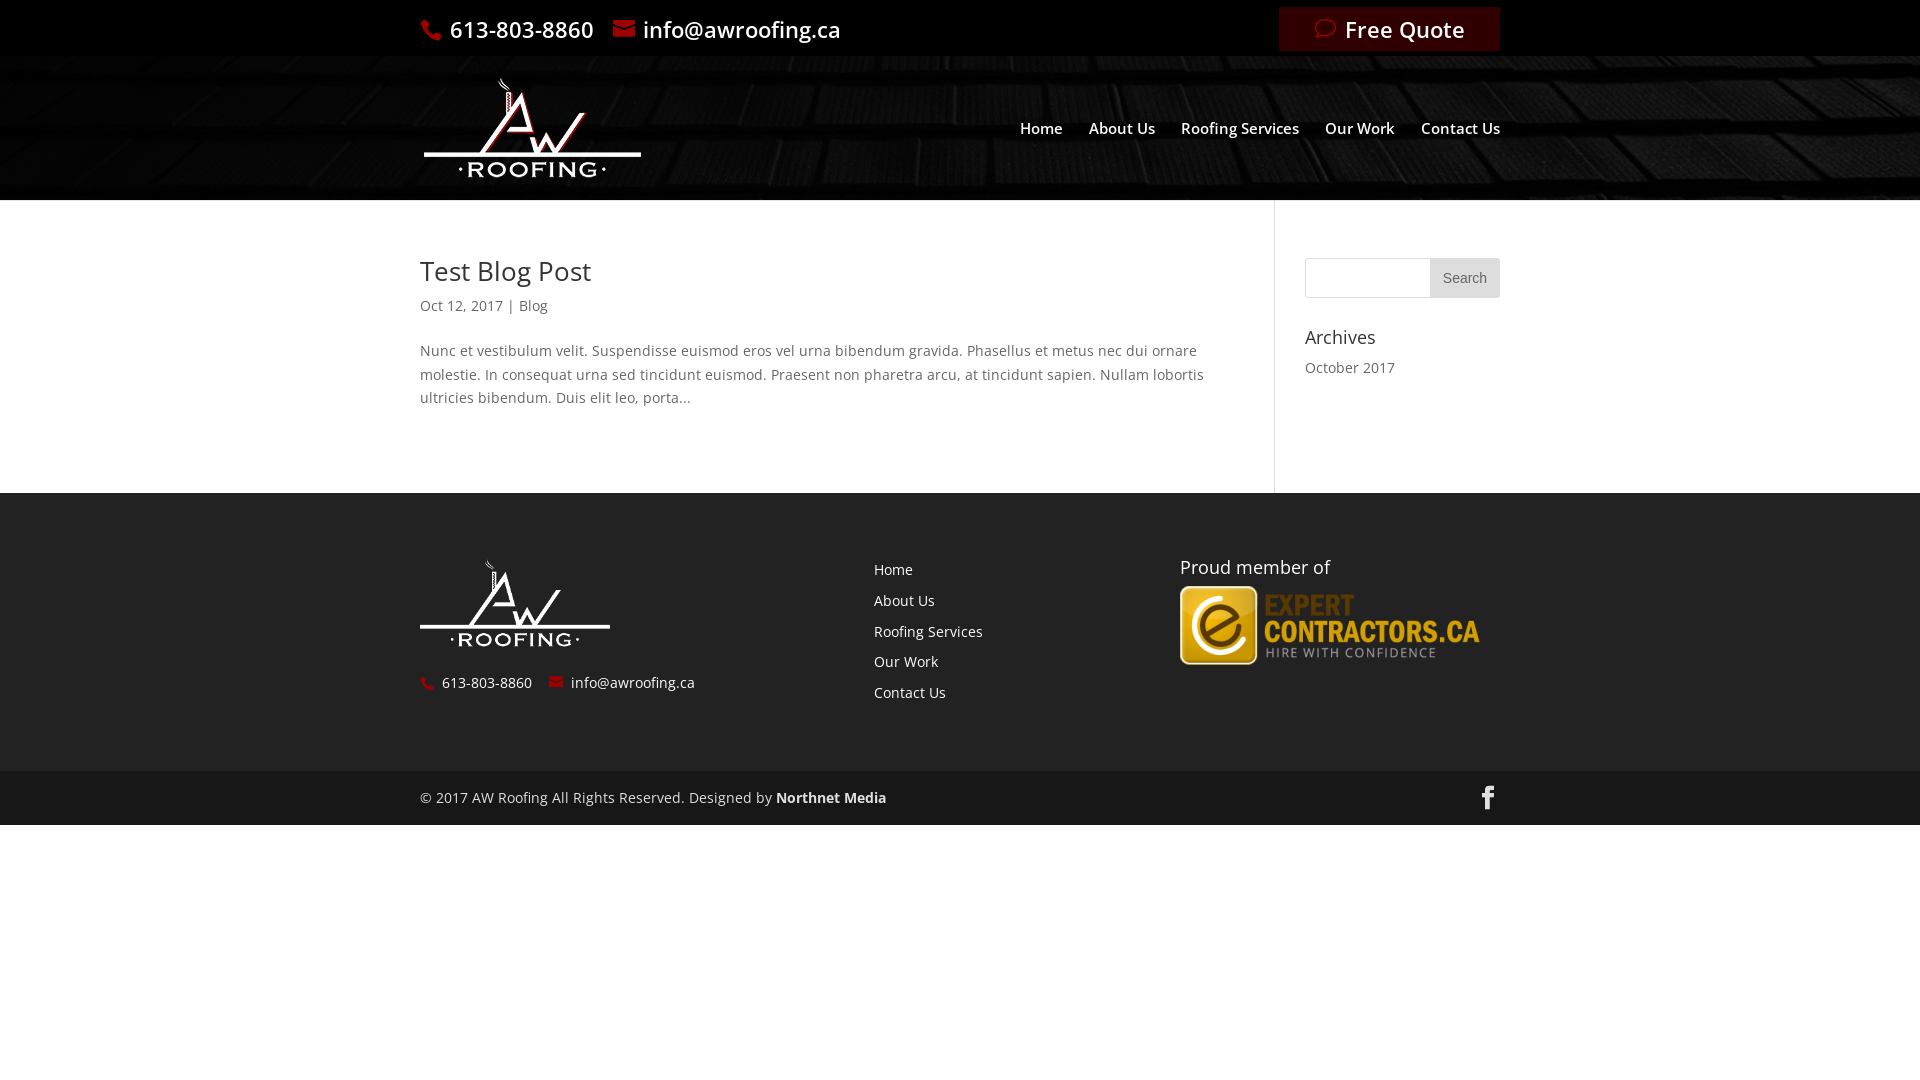  What do you see at coordinates (892, 569) in the screenshot?
I see `'Home'` at bounding box center [892, 569].